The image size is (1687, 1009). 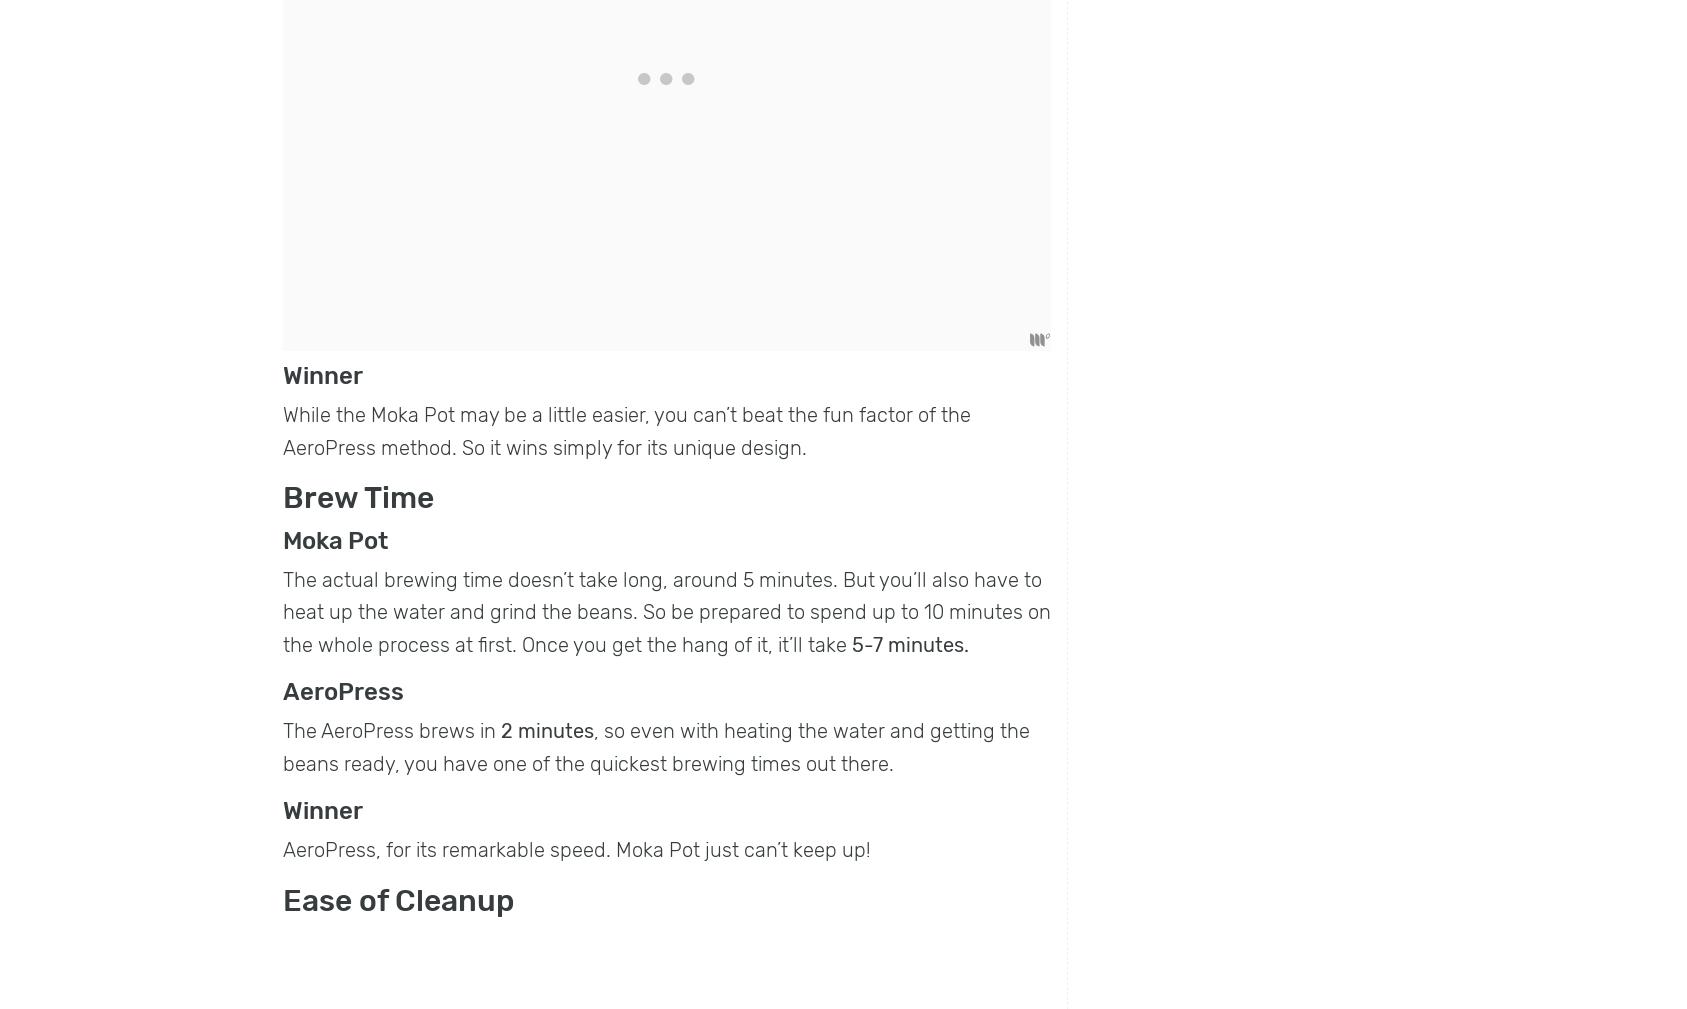 I want to click on '2 minutes', so click(x=546, y=731).